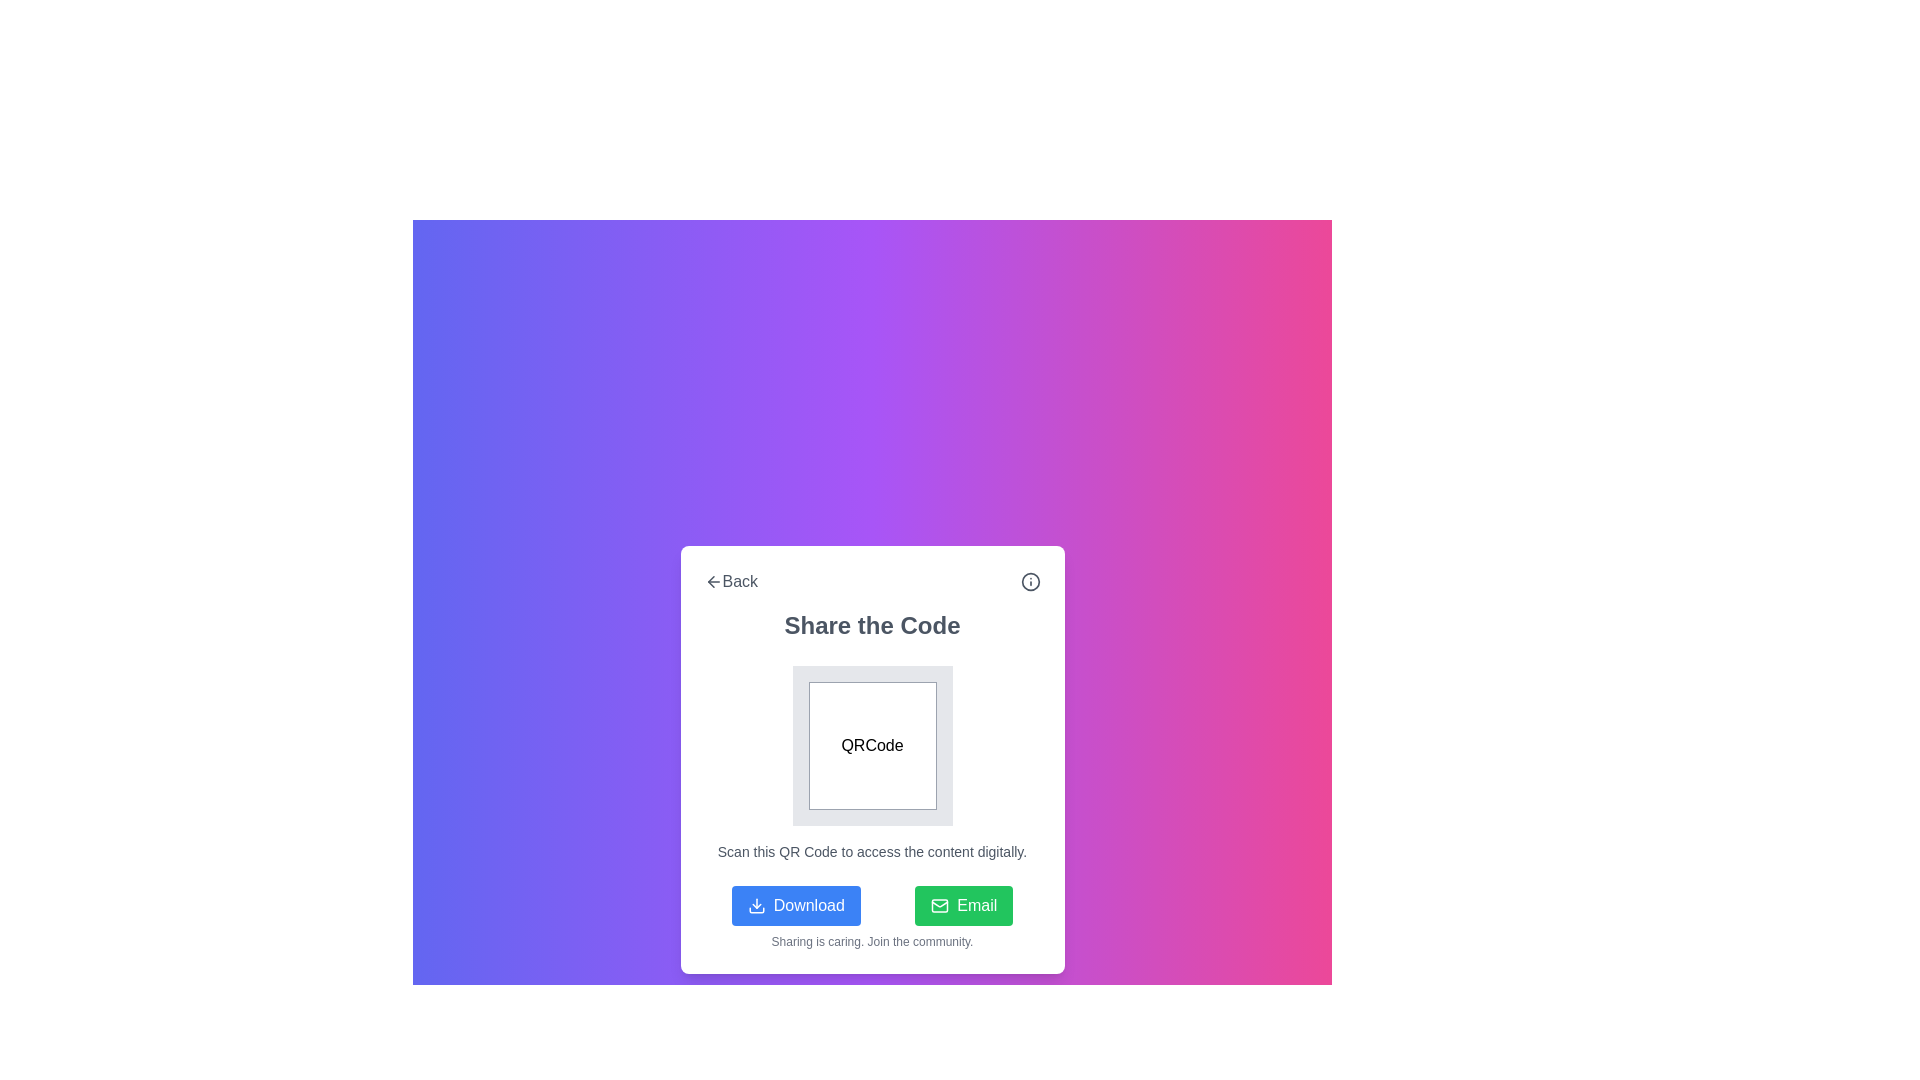  I want to click on the 'Back' navigational button located in the upper-left section of the interface, which features a left-pointing arrow and gray text that turns black on hover, so click(730, 582).